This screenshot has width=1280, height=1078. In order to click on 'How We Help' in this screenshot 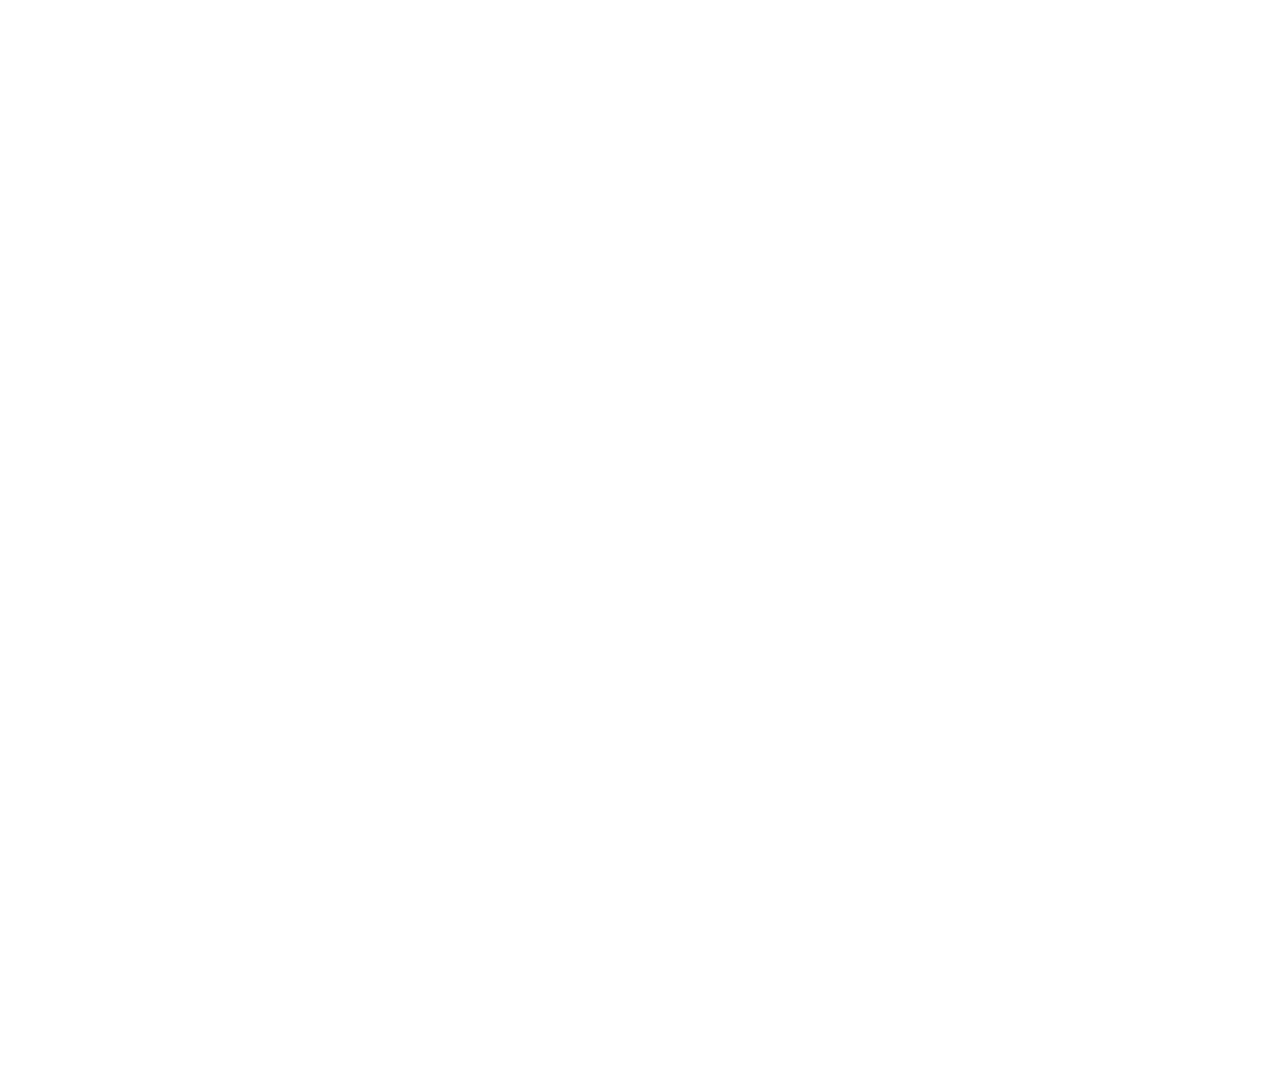, I will do `click(209, 879)`.